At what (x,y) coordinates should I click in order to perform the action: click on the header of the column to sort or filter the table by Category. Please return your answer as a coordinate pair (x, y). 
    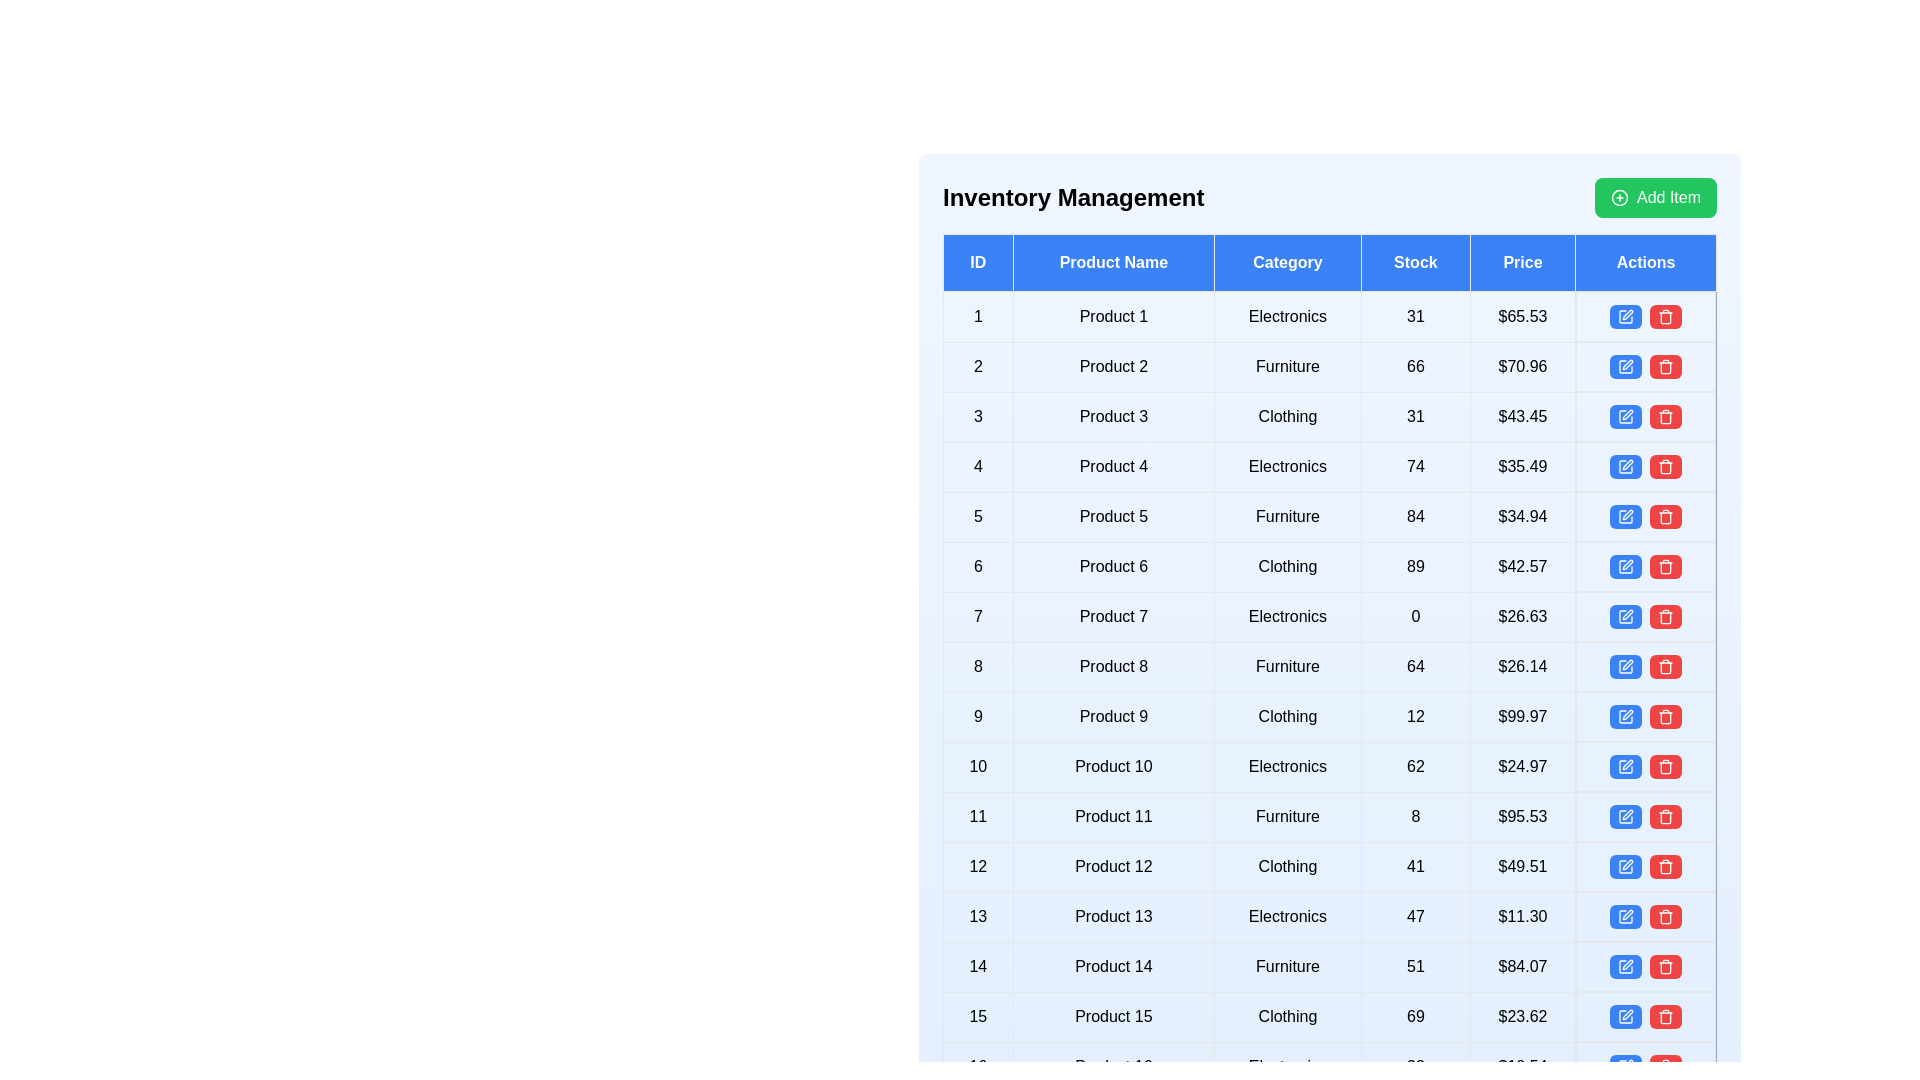
    Looking at the image, I should click on (1286, 261).